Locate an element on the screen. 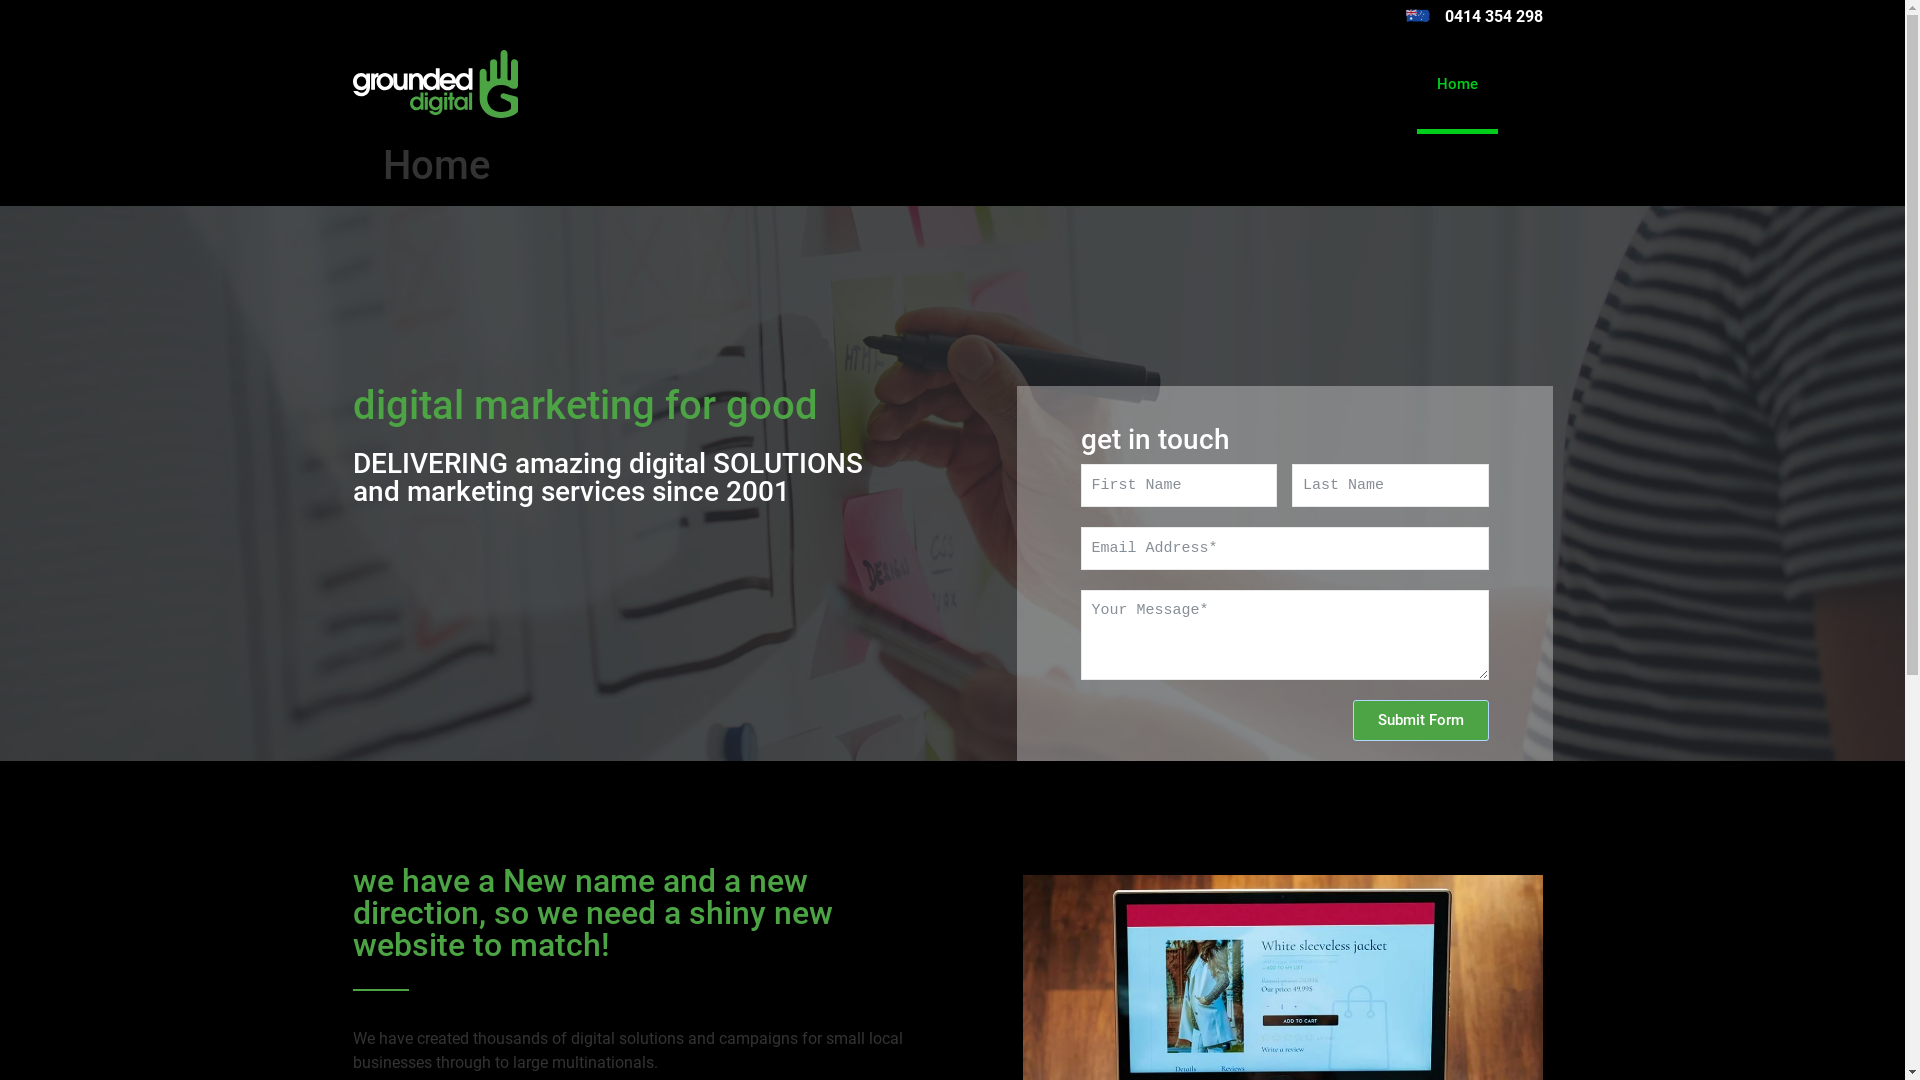 The image size is (1920, 1080). 'Submit Form' is located at coordinates (1419, 720).